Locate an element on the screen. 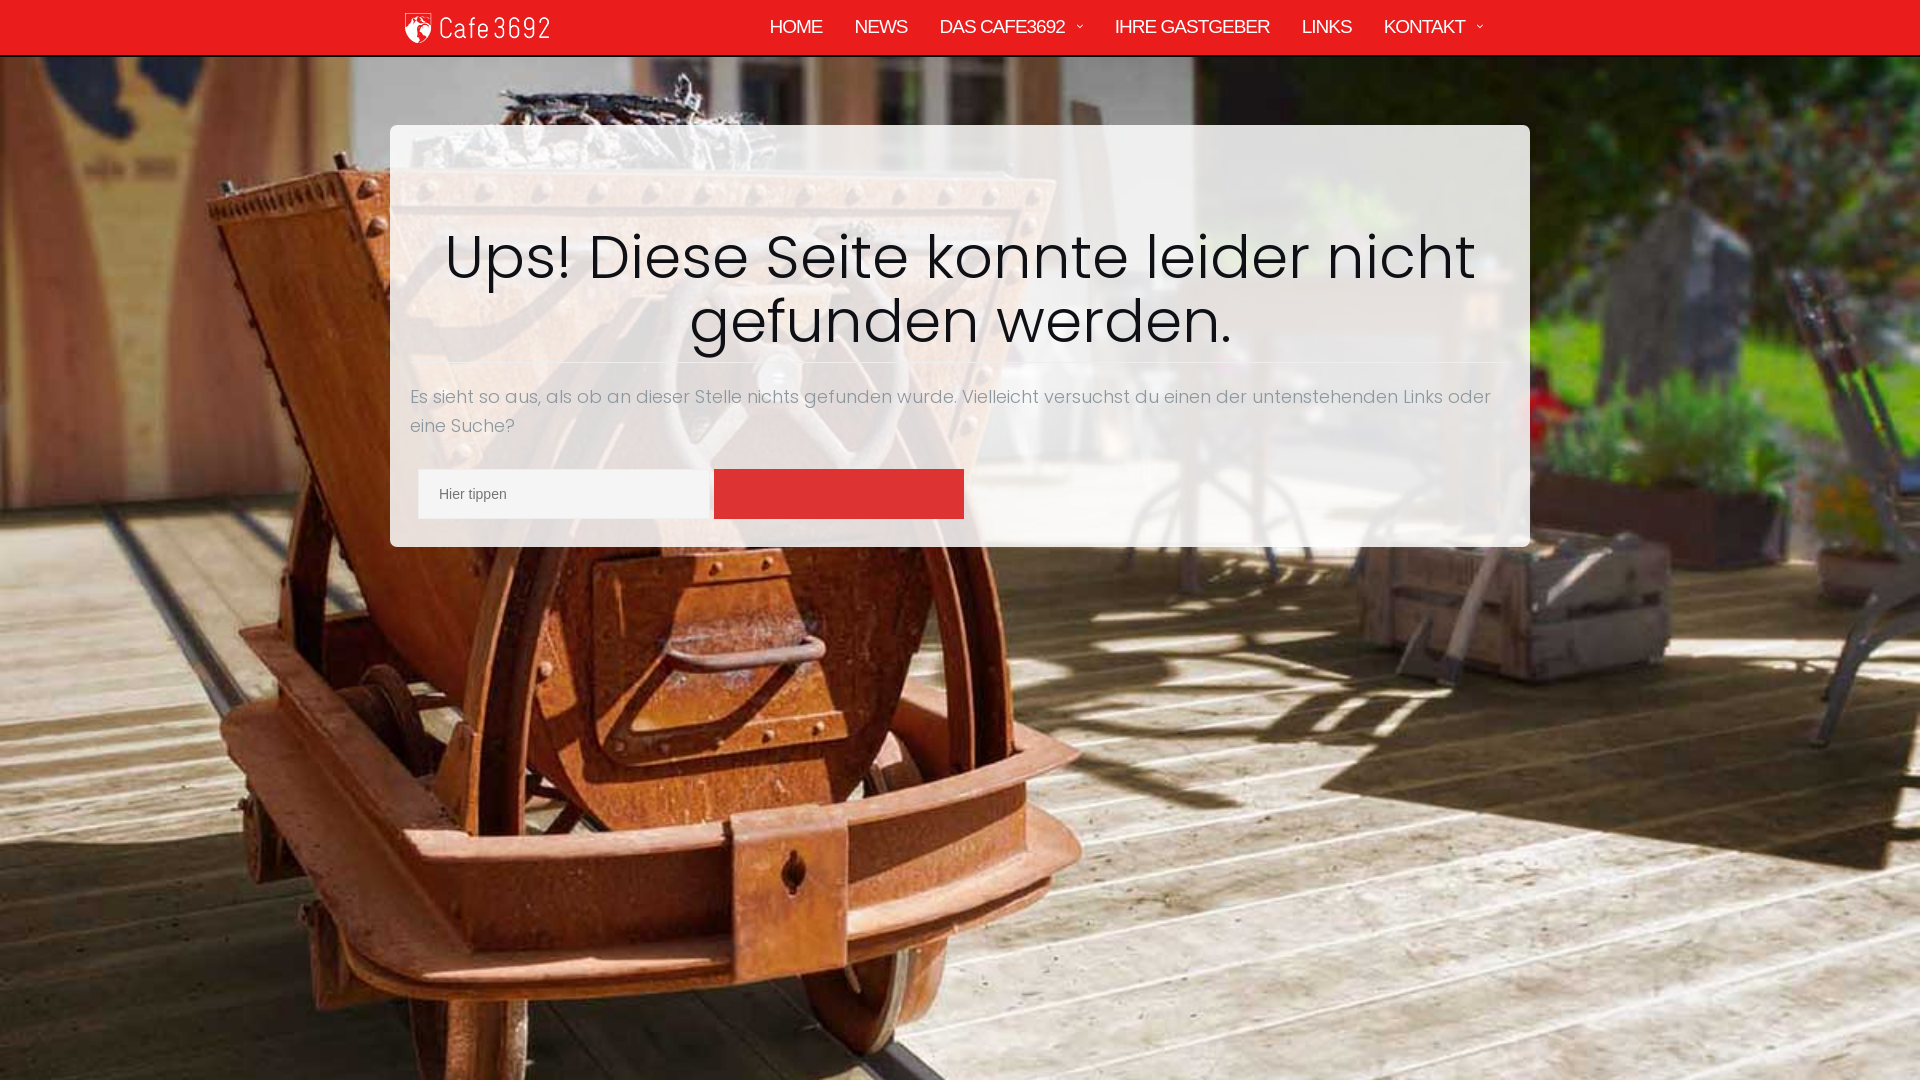 The width and height of the screenshot is (1920, 1080). 'KONTAKT' is located at coordinates (1423, 27).